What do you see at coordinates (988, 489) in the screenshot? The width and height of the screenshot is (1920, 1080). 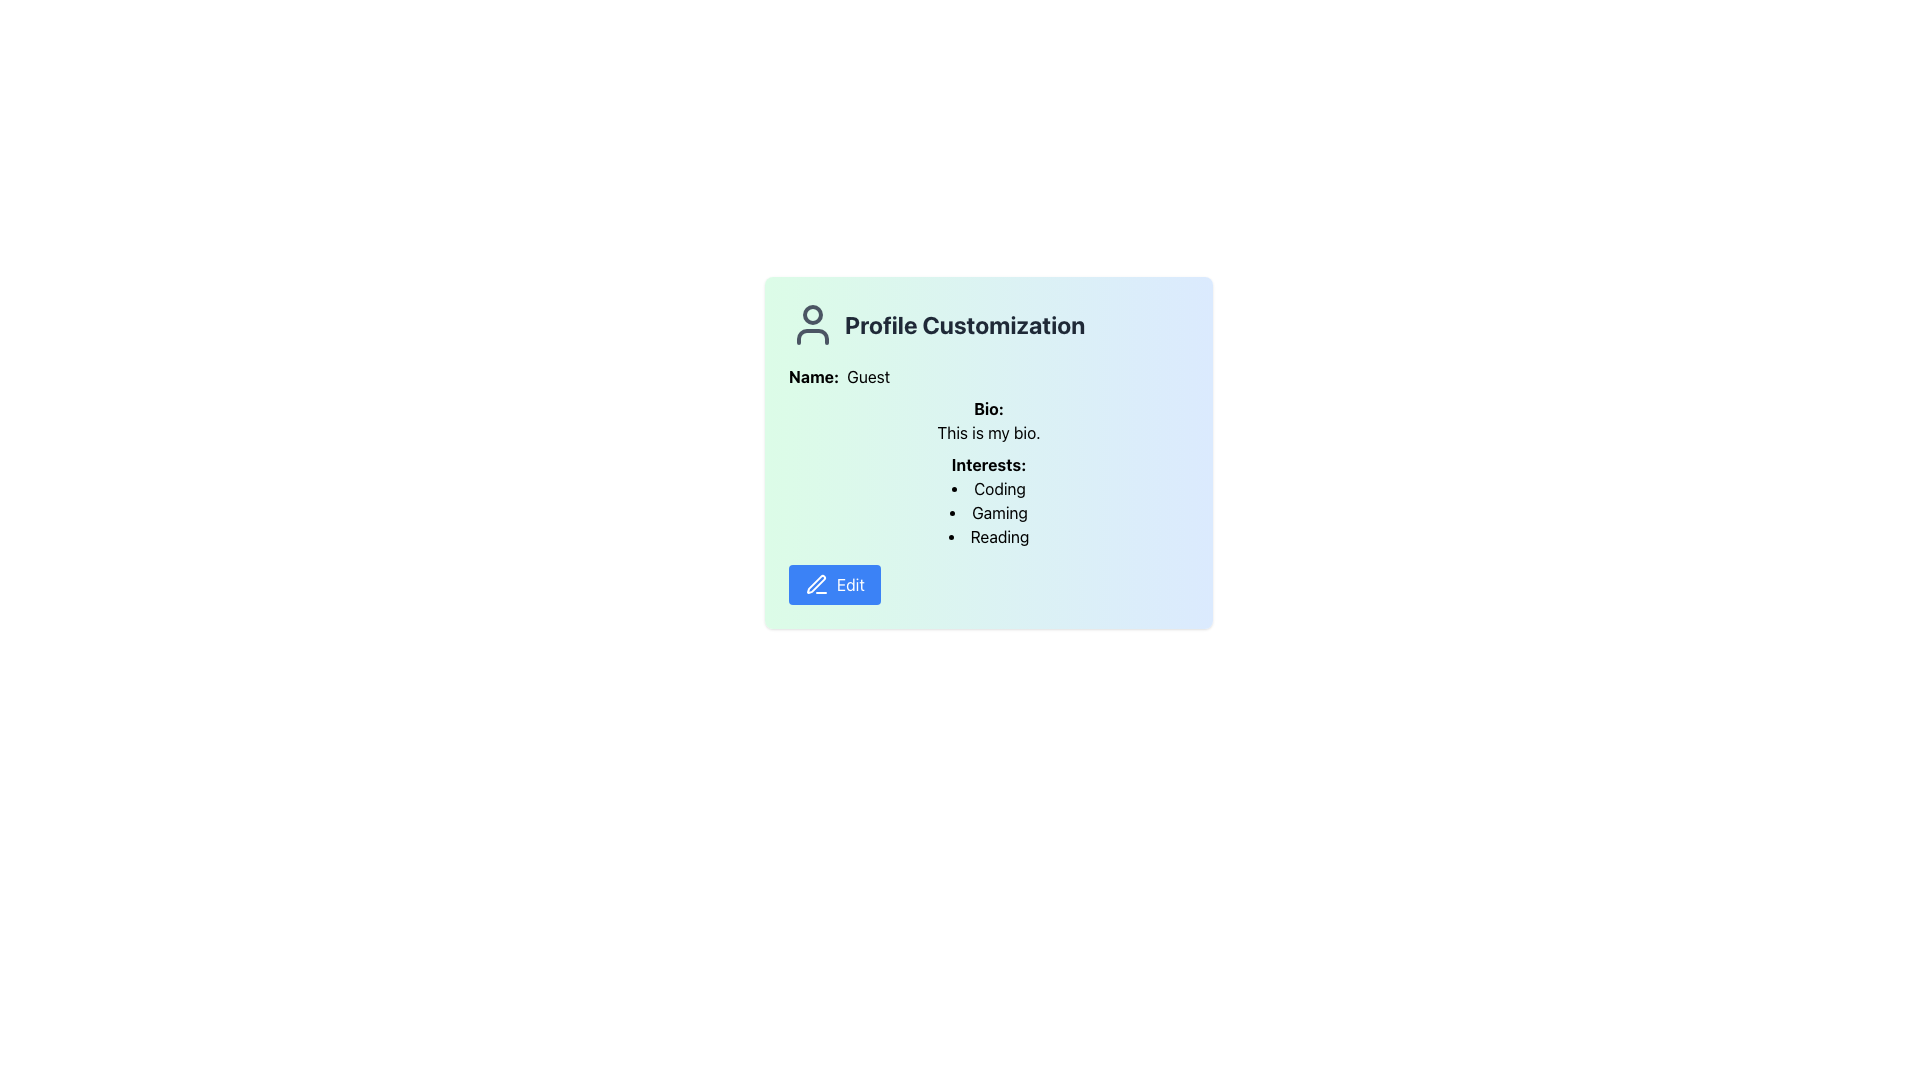 I see `text 'Coding' from the first item in the vertical list of interests located in the 'Profile Customization' card` at bounding box center [988, 489].